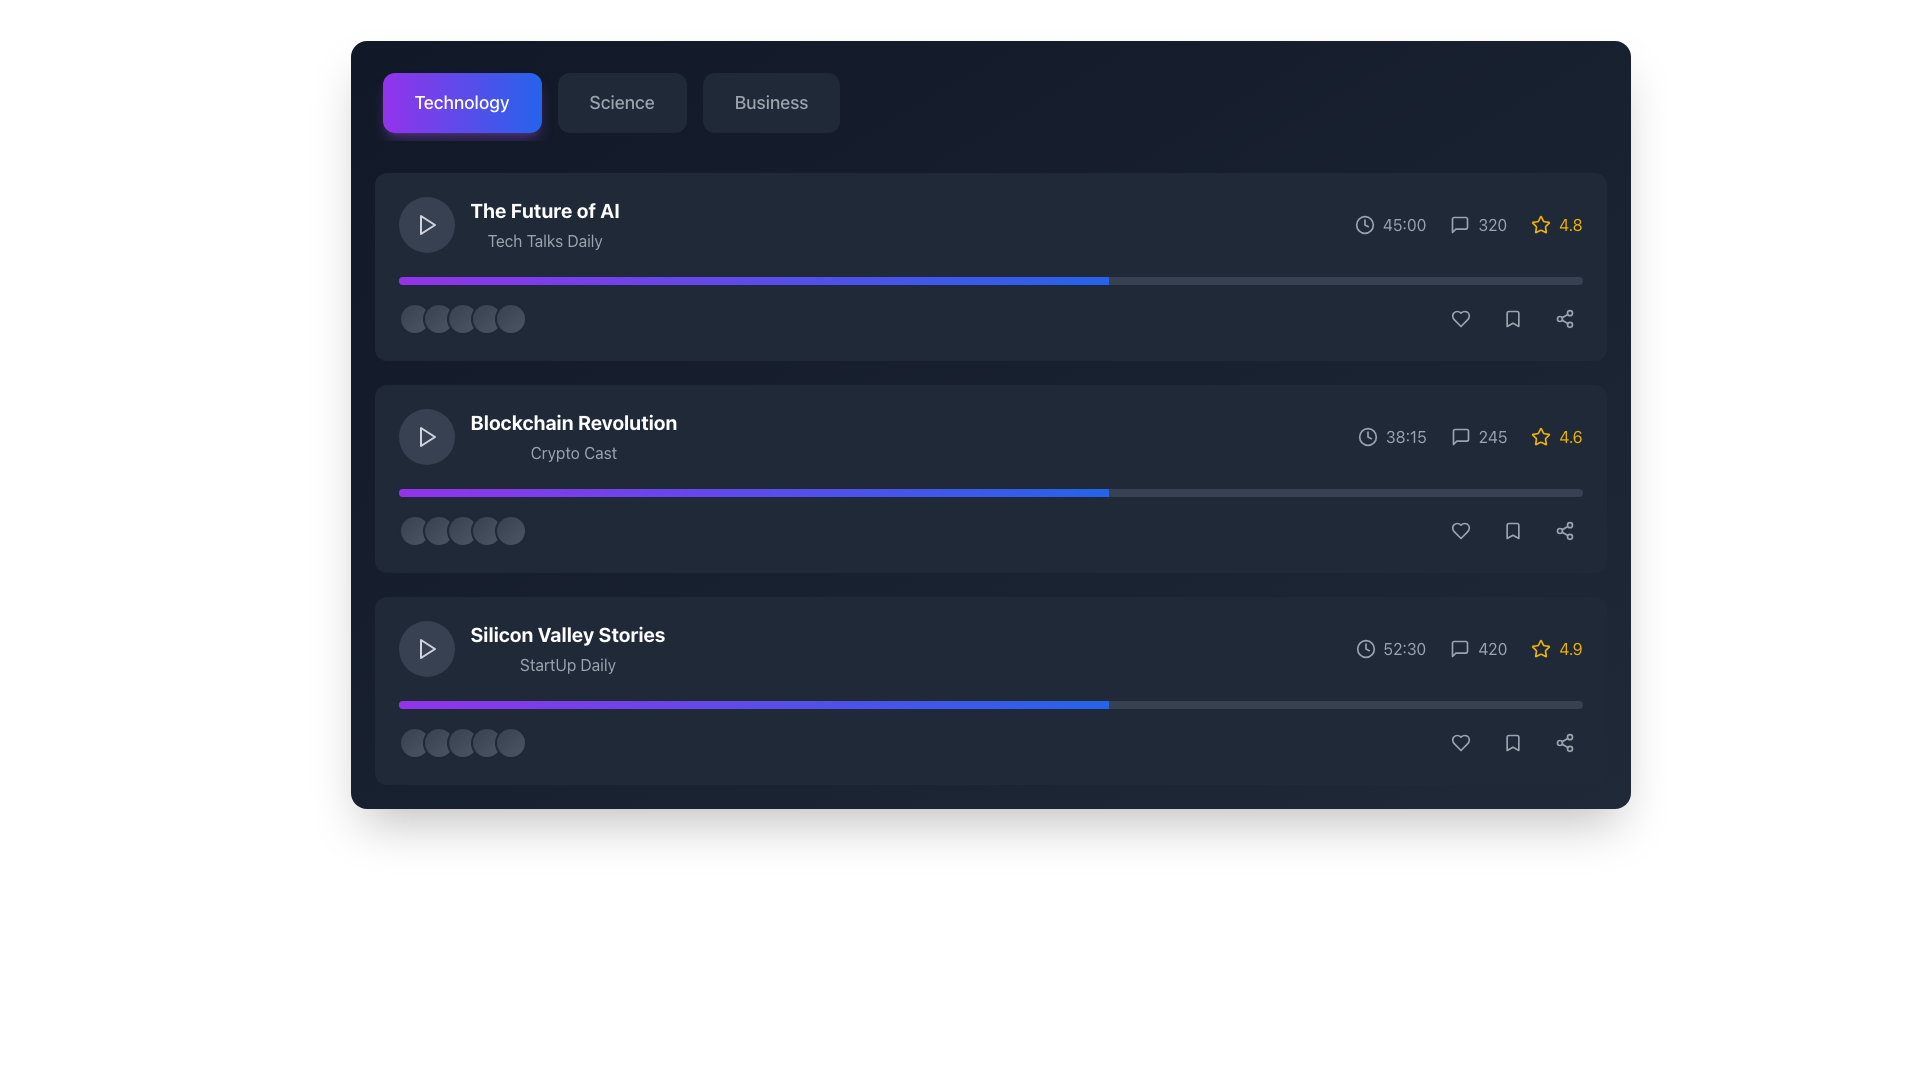 The image size is (1920, 1080). I want to click on the SVG Circle in the clock icon that visually represents time duration, located near the text '52:30', so click(1364, 648).